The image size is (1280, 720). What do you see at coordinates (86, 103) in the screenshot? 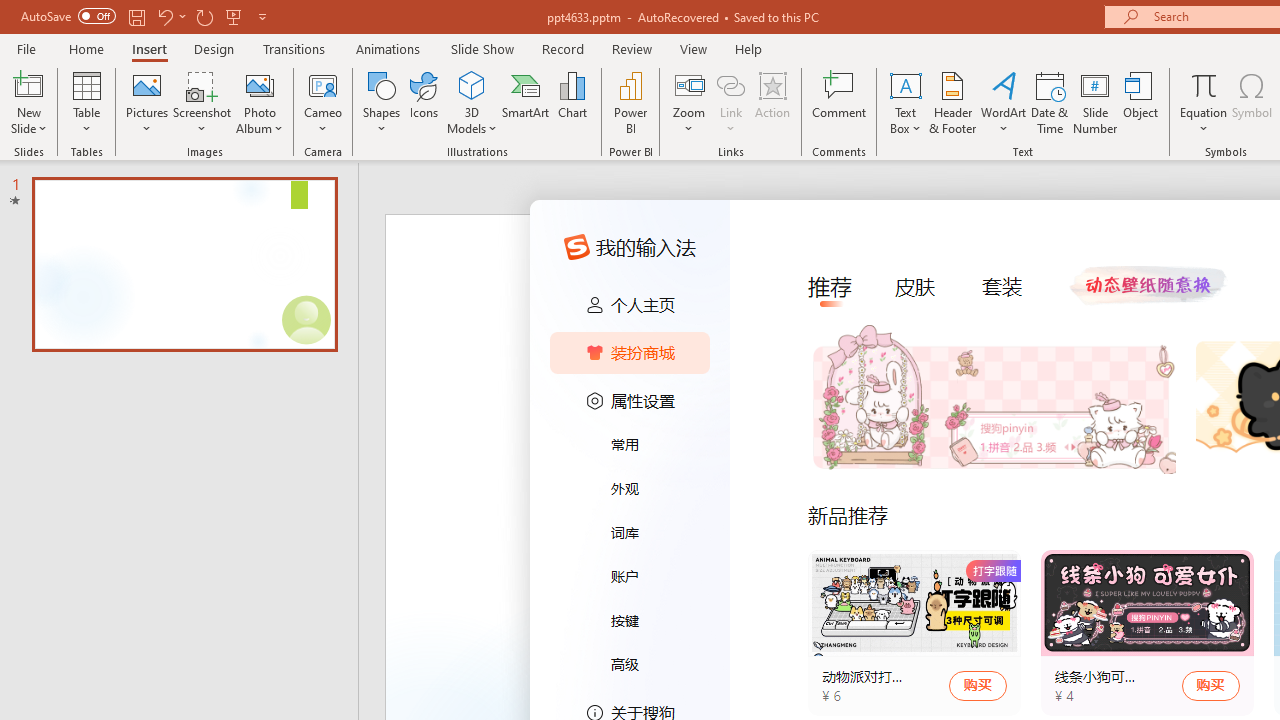
I see `'Table'` at bounding box center [86, 103].